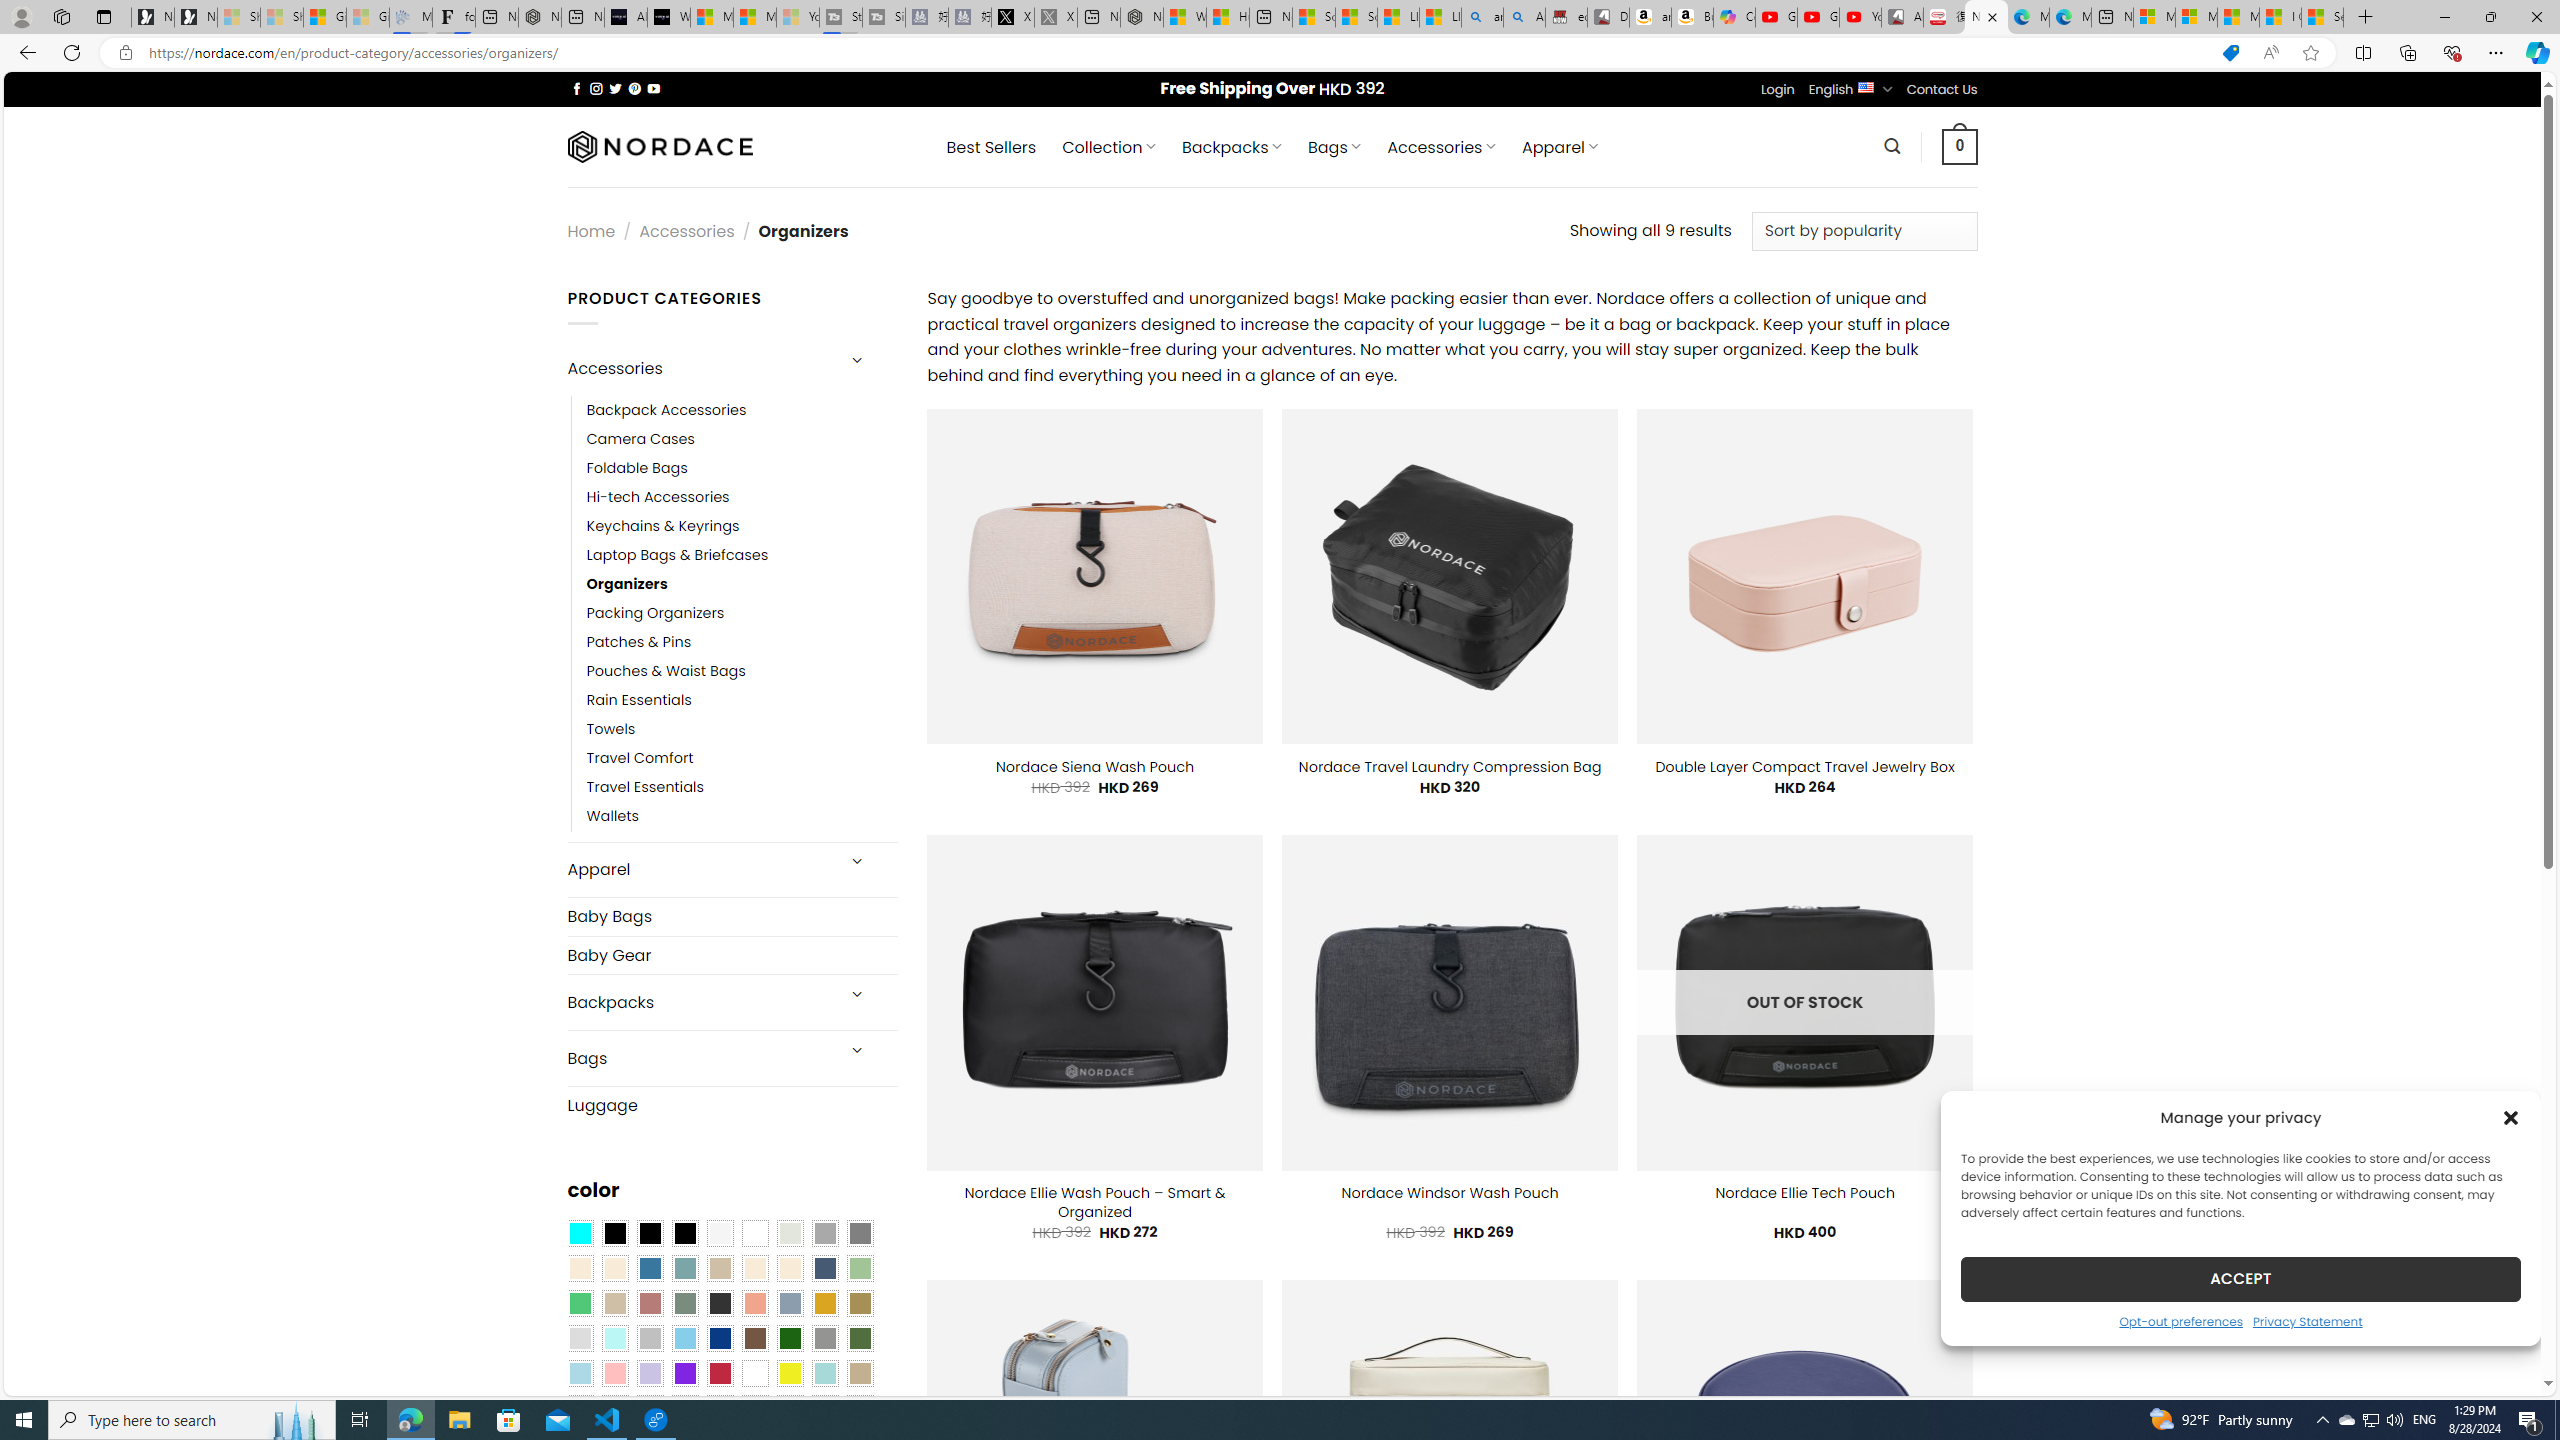 The width and height of the screenshot is (2560, 1440). I want to click on 'Wallets', so click(612, 816).